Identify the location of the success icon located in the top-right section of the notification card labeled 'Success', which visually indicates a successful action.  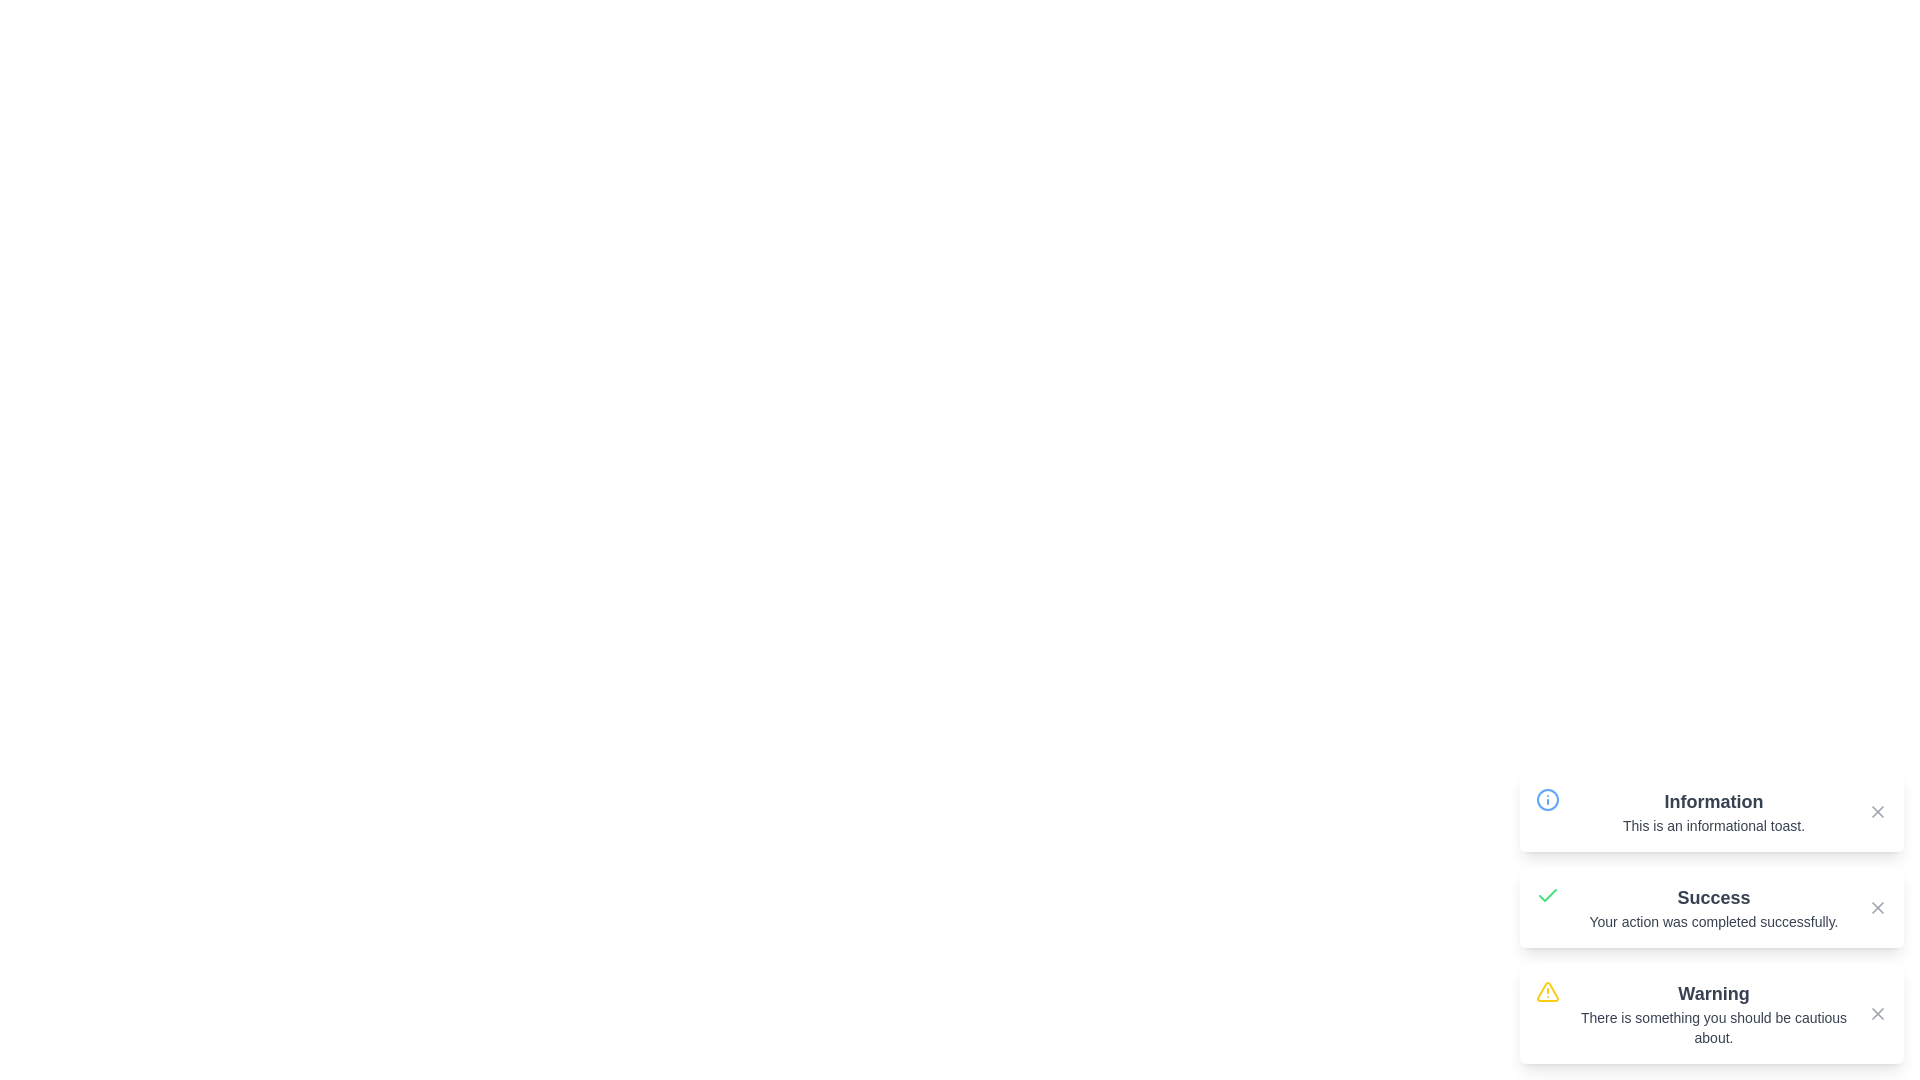
(1547, 894).